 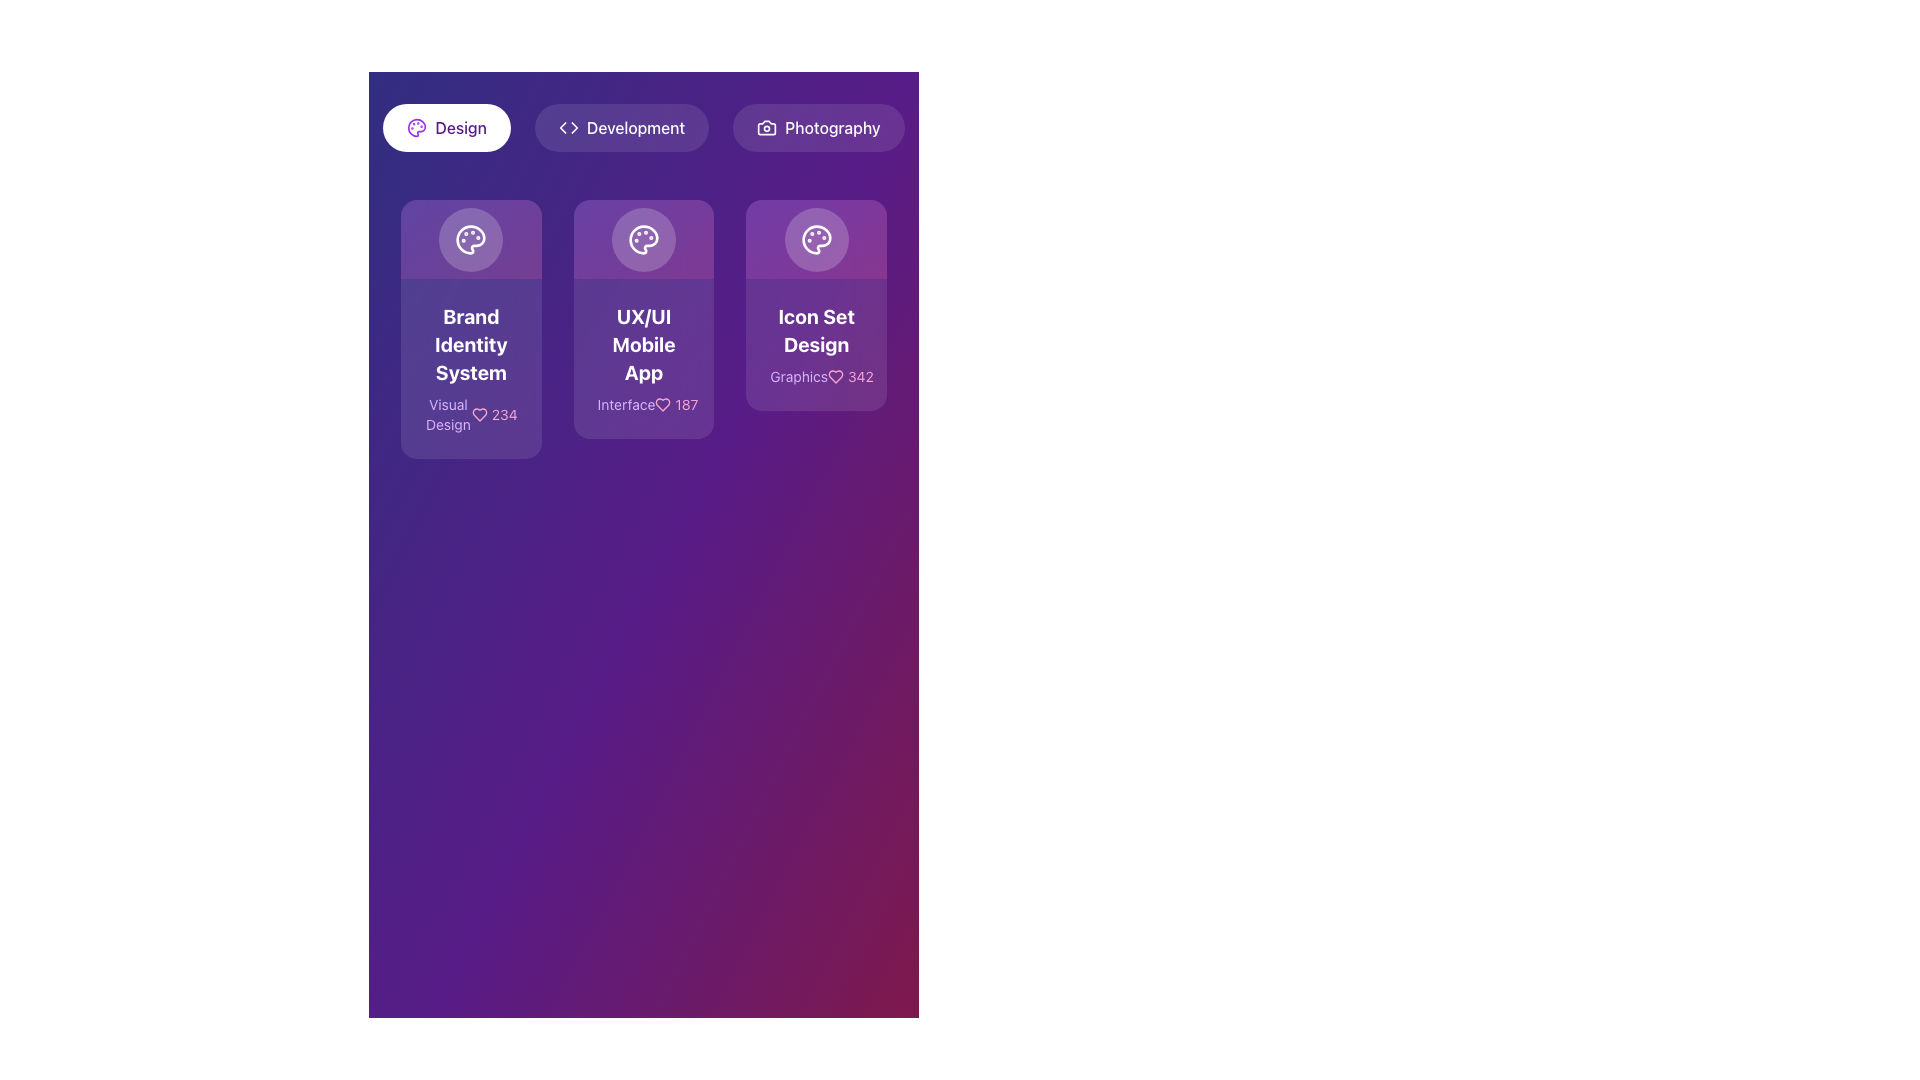 I want to click on the decorative icon associated with likes or favorites located in the 'Brand Identity System' card, positioned to the left of the number '234', so click(x=478, y=414).